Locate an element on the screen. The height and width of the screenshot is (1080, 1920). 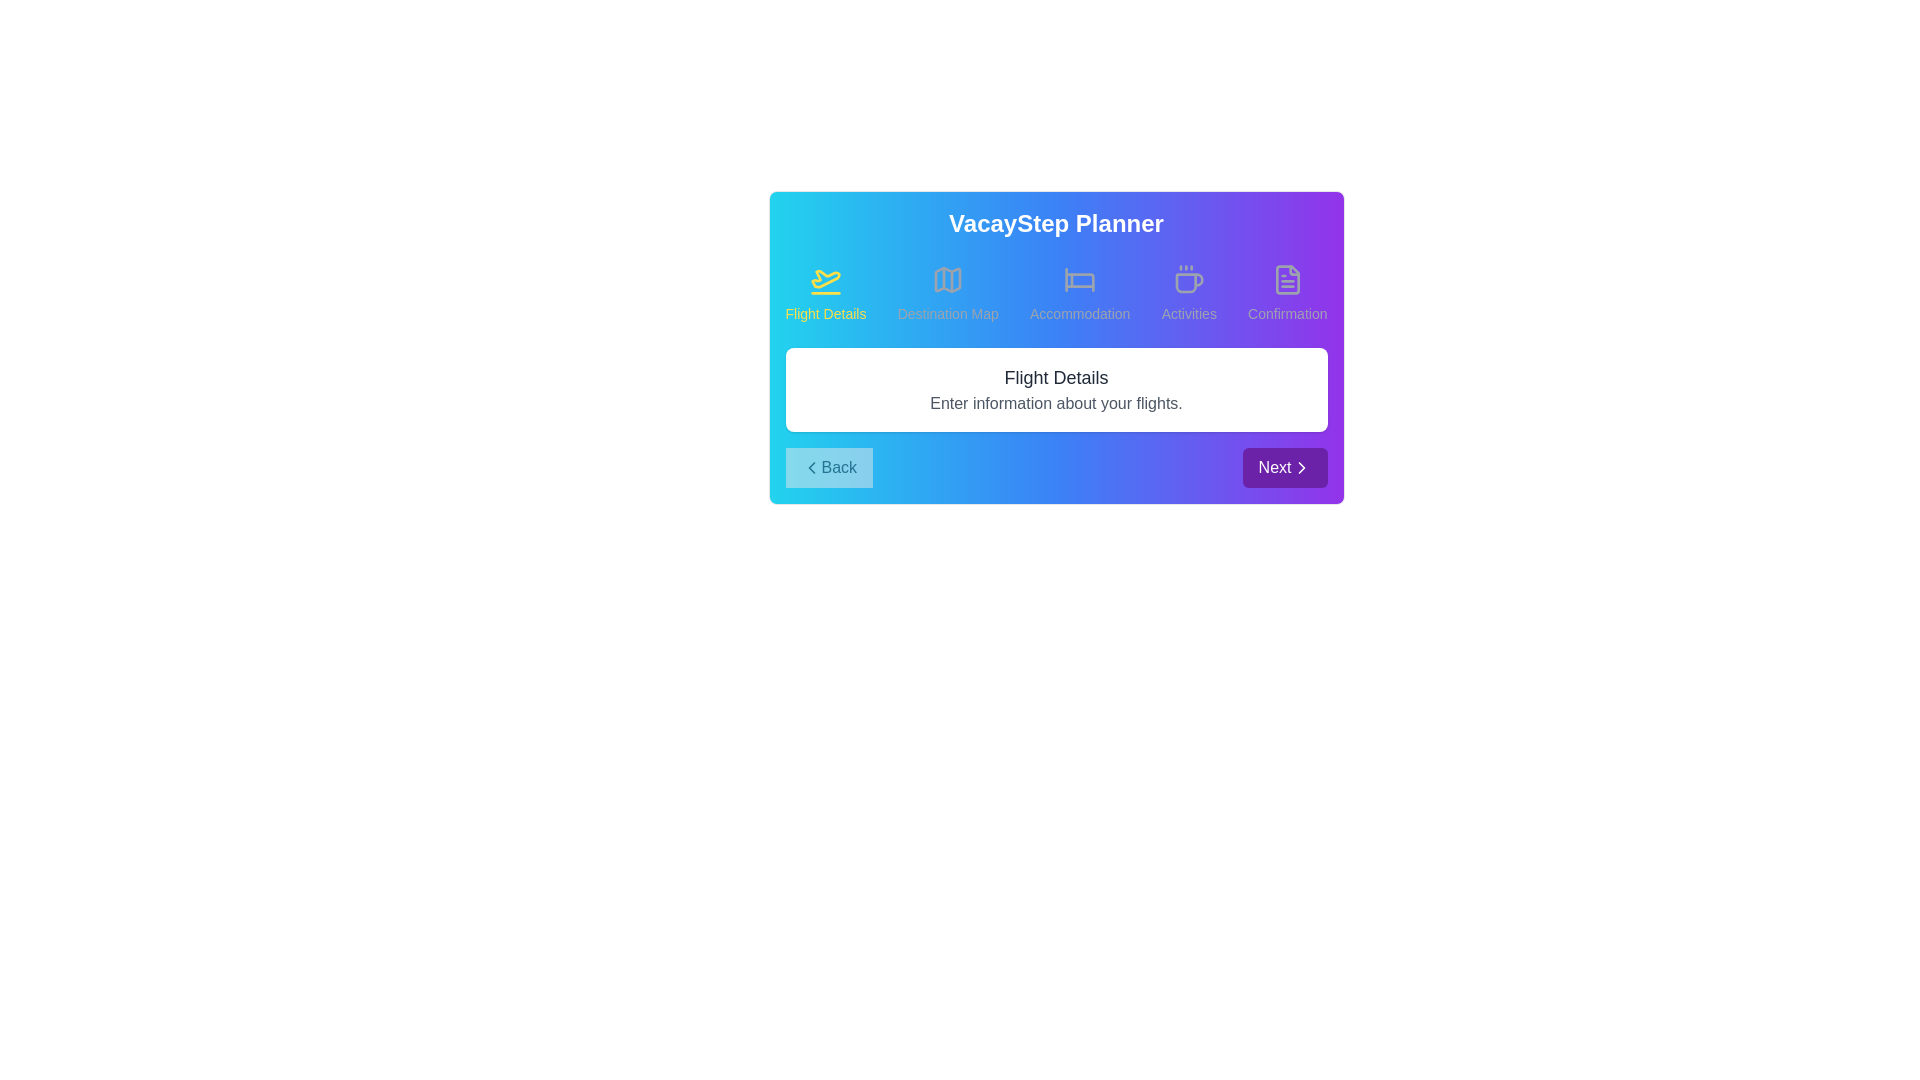
the step Confirmation by clicking its title or icon is located at coordinates (1286, 293).